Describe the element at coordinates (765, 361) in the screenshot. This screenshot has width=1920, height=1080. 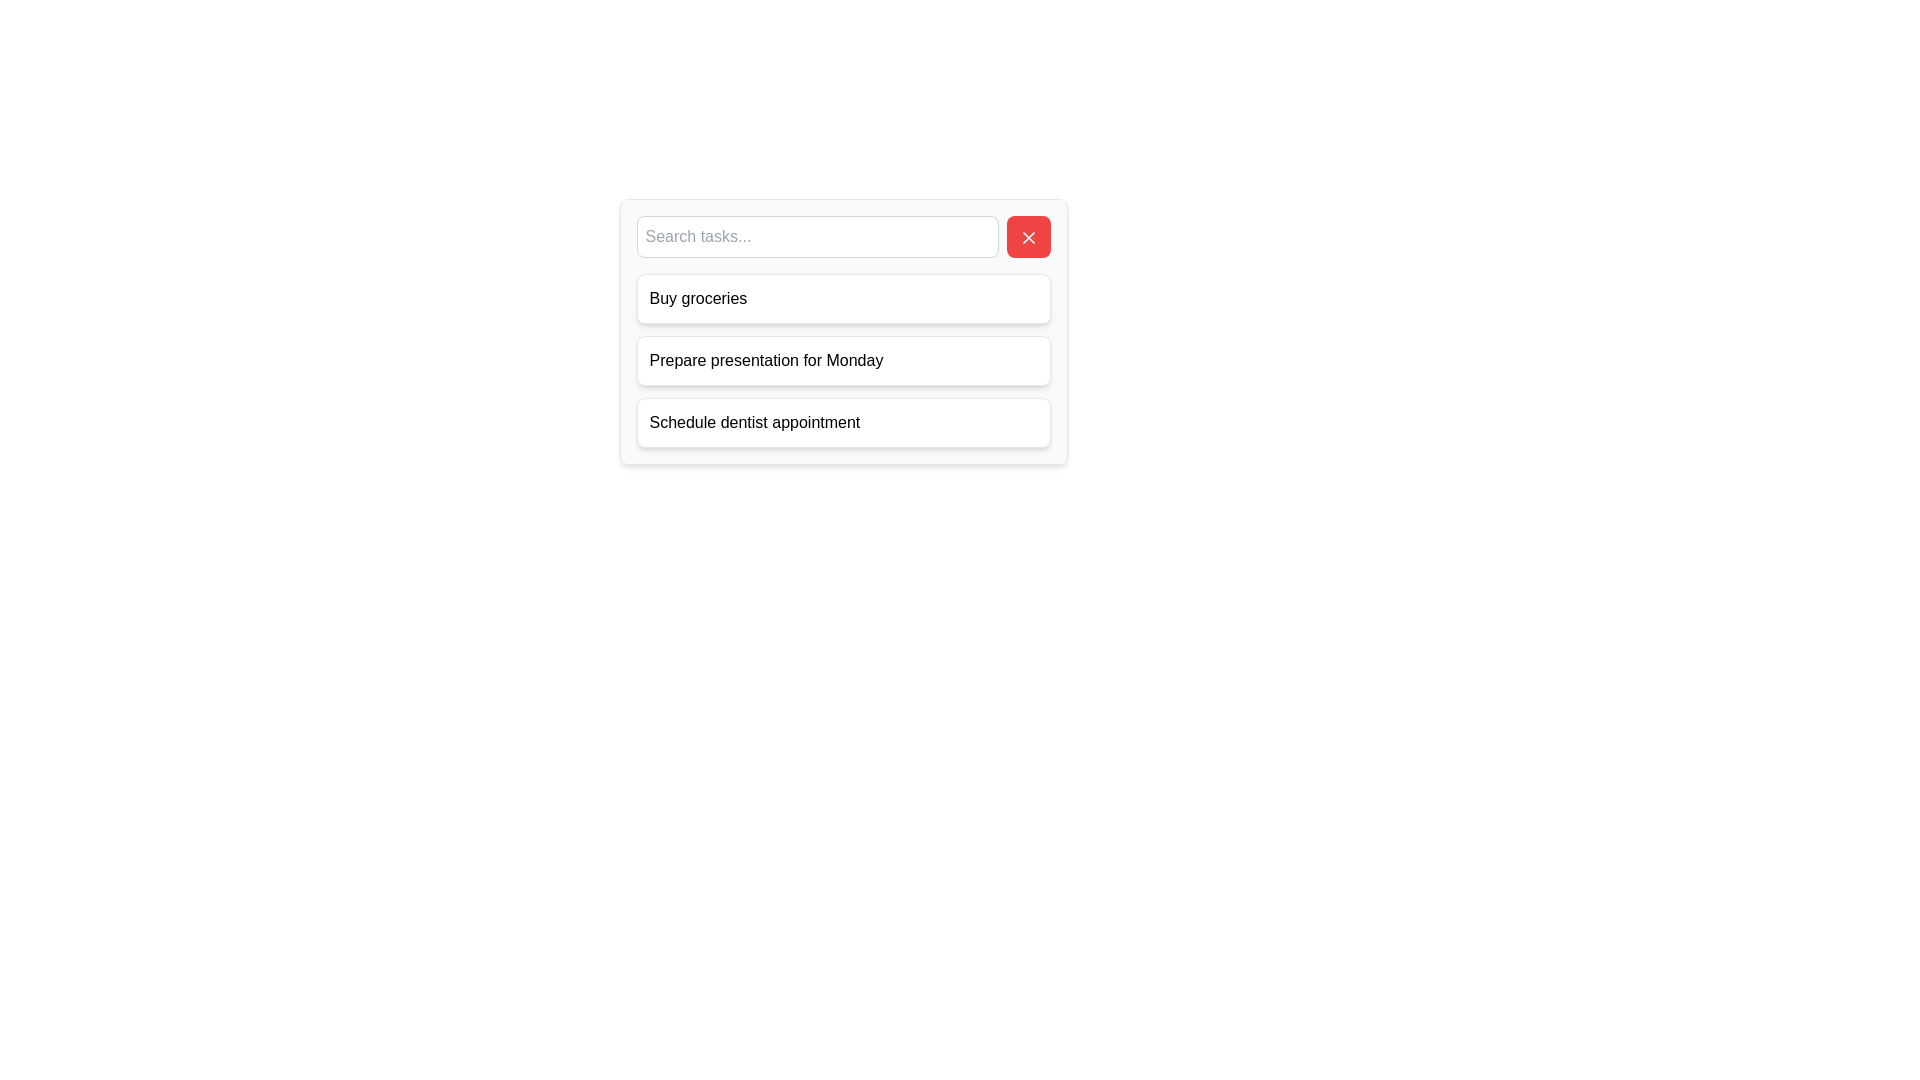
I see `the informational text label in the second row of the to-do list, which describes a specific task` at that location.